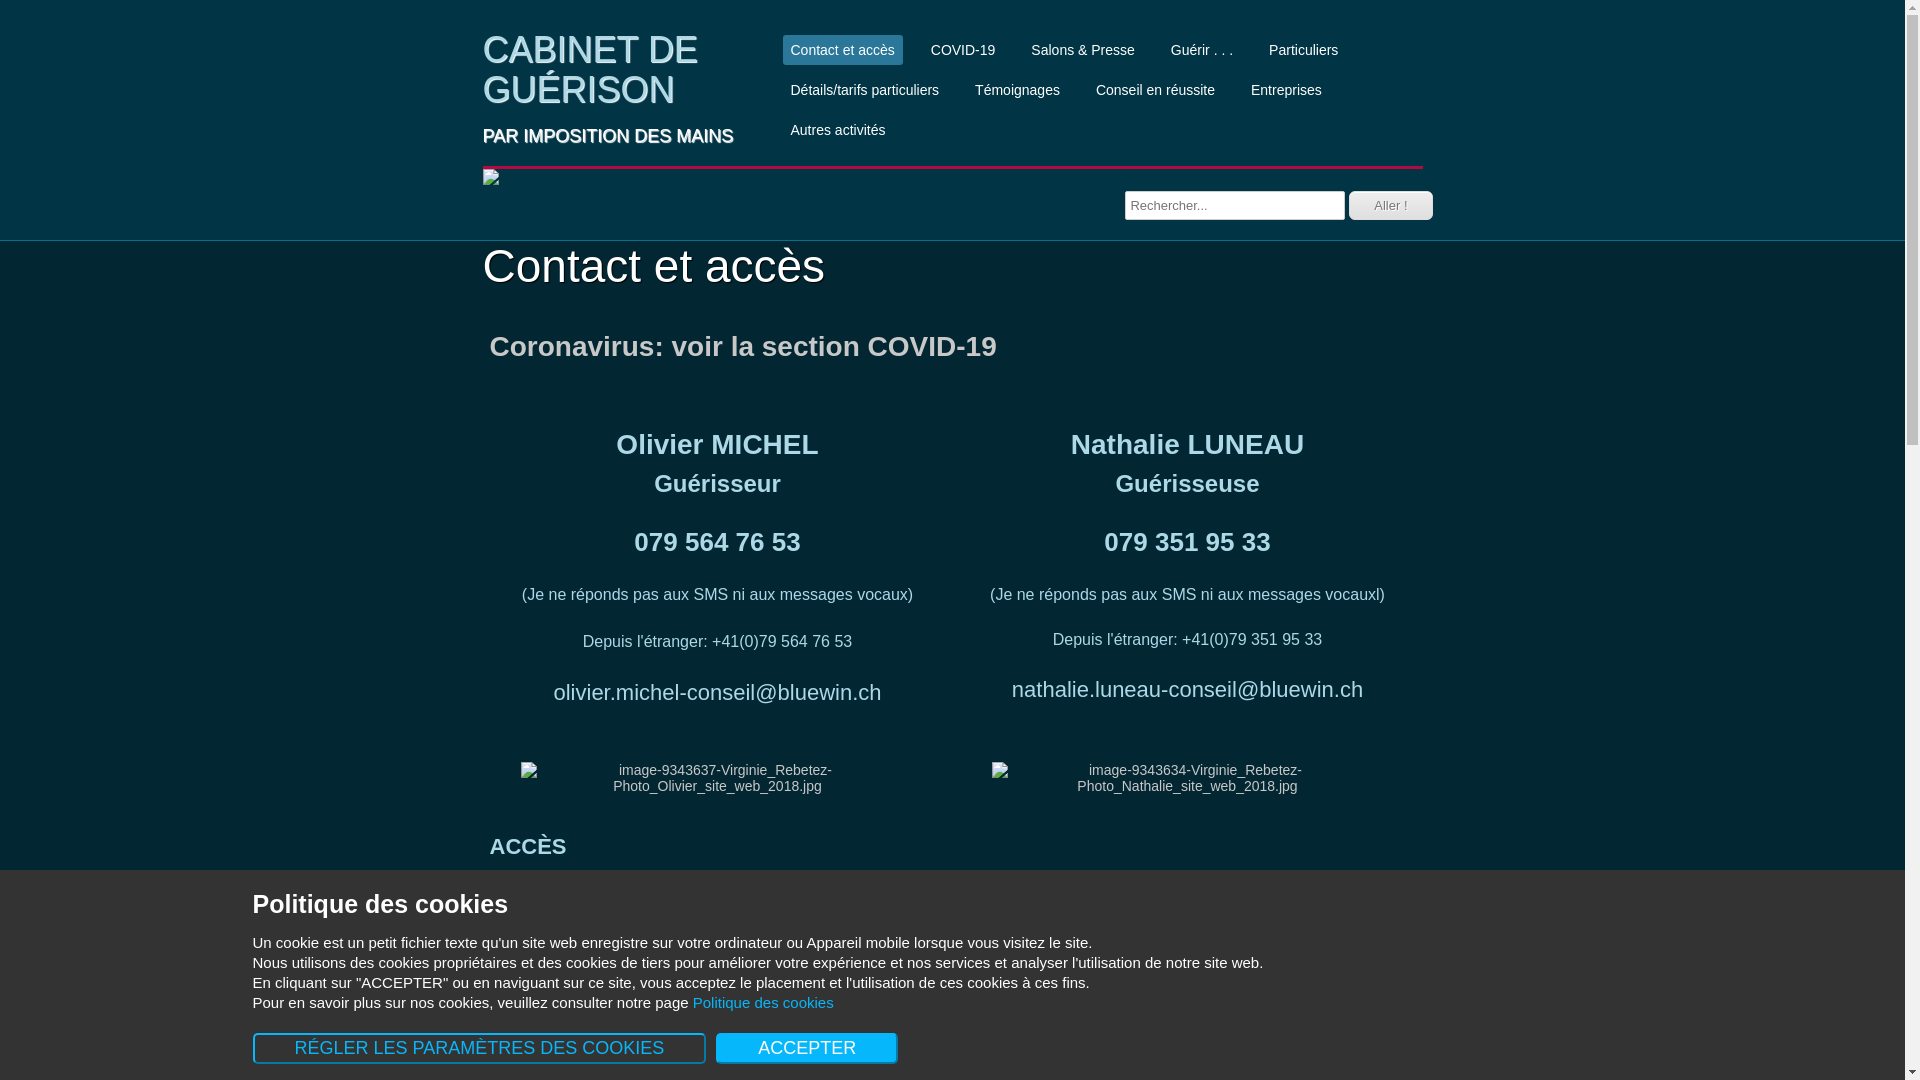 This screenshot has width=1920, height=1080. Describe the element at coordinates (1022, 49) in the screenshot. I see `'Salons & Presse'` at that location.